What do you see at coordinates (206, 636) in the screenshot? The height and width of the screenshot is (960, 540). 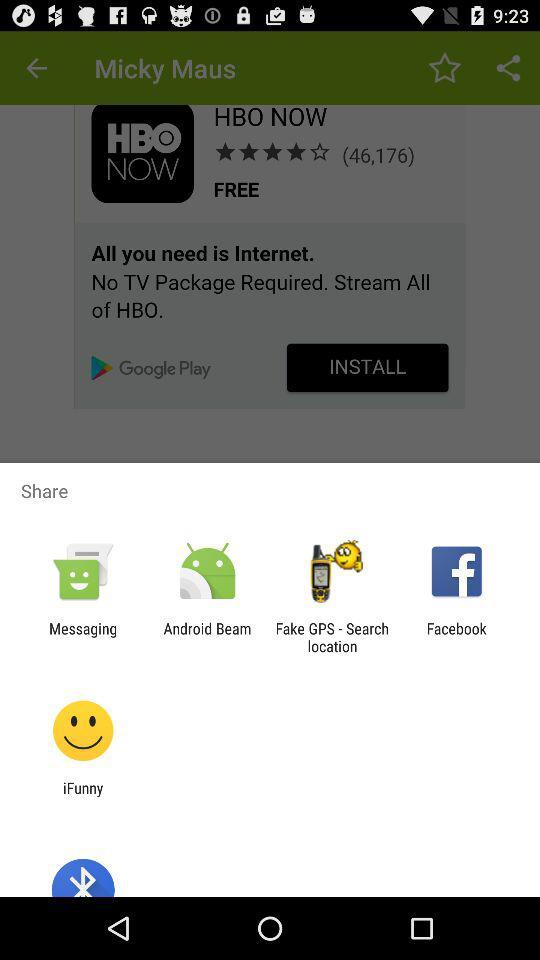 I see `the android beam icon` at bounding box center [206, 636].